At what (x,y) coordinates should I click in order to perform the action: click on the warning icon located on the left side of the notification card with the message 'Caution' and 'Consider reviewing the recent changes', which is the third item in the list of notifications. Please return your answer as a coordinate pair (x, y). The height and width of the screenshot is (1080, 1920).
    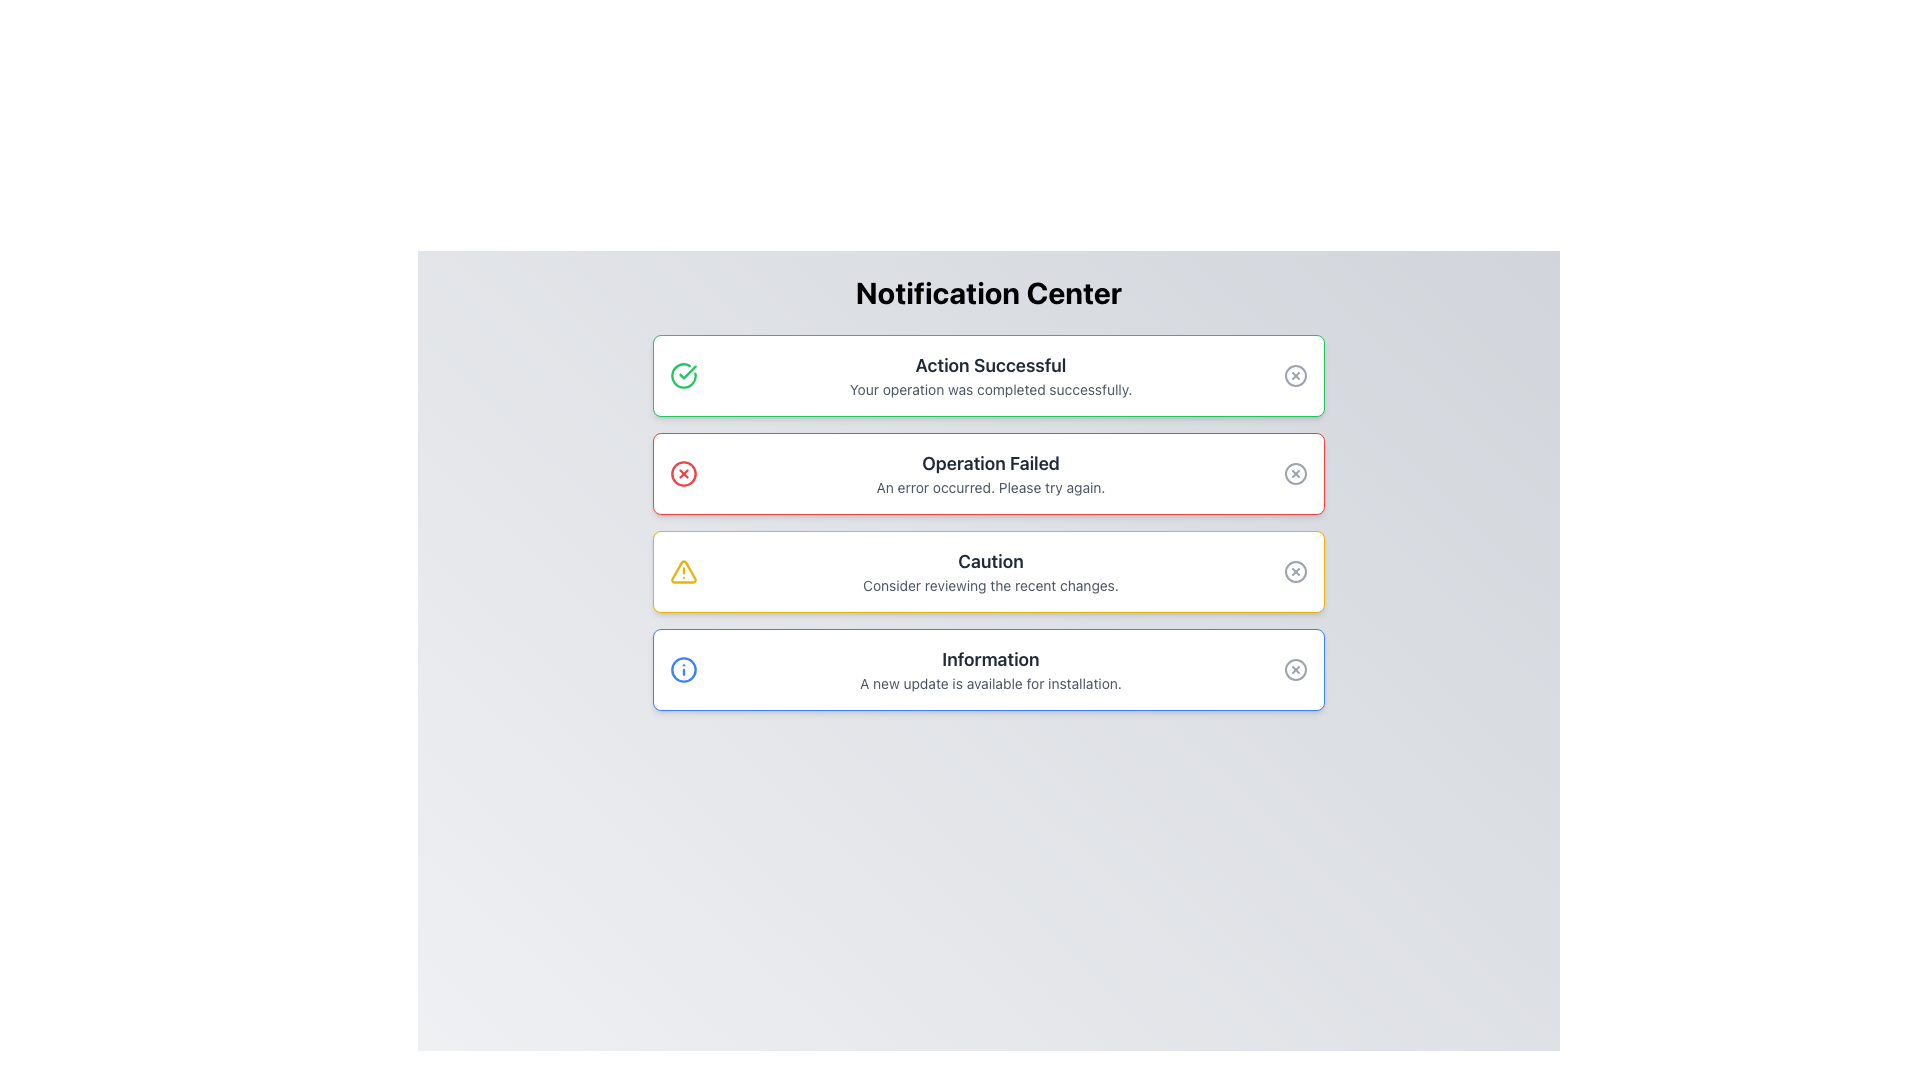
    Looking at the image, I should click on (684, 571).